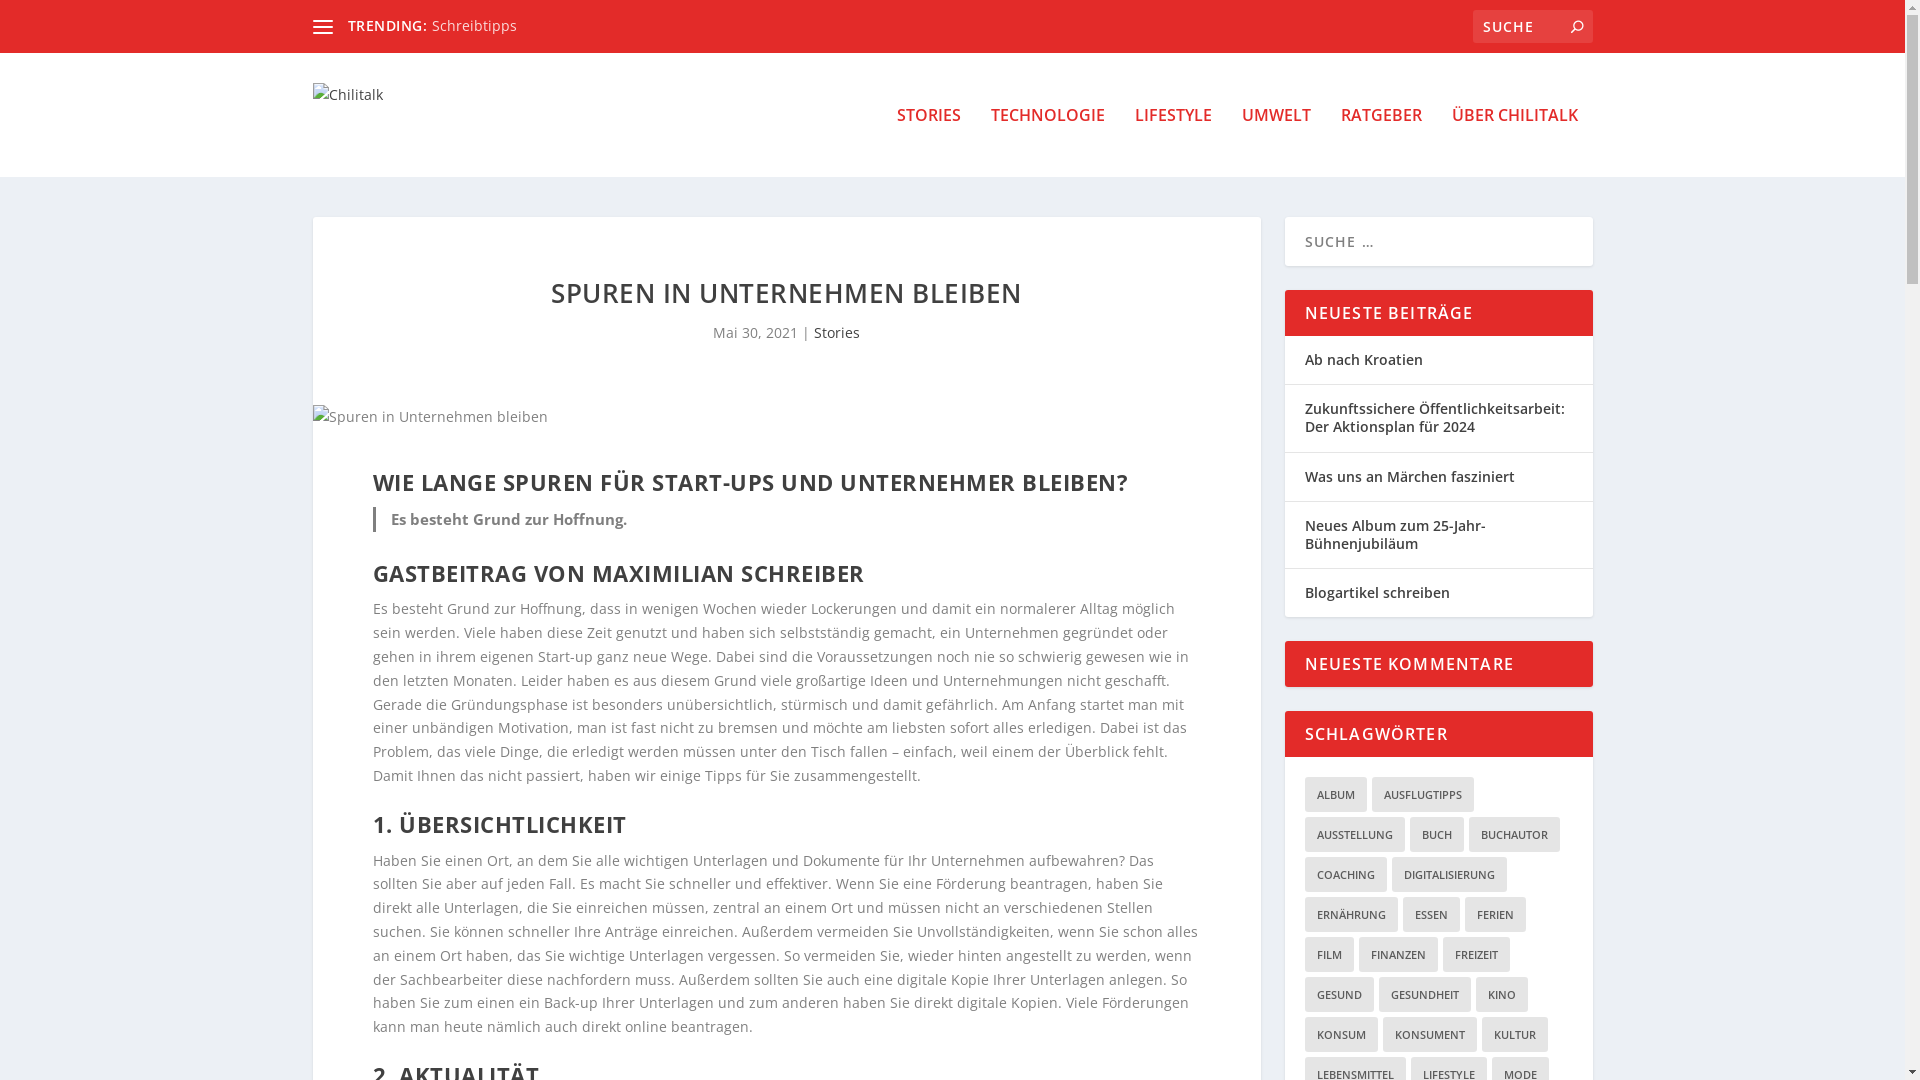 The height and width of the screenshot is (1080, 1920). Describe the element at coordinates (1362, 358) in the screenshot. I see `'Ab nach Kroatien'` at that location.